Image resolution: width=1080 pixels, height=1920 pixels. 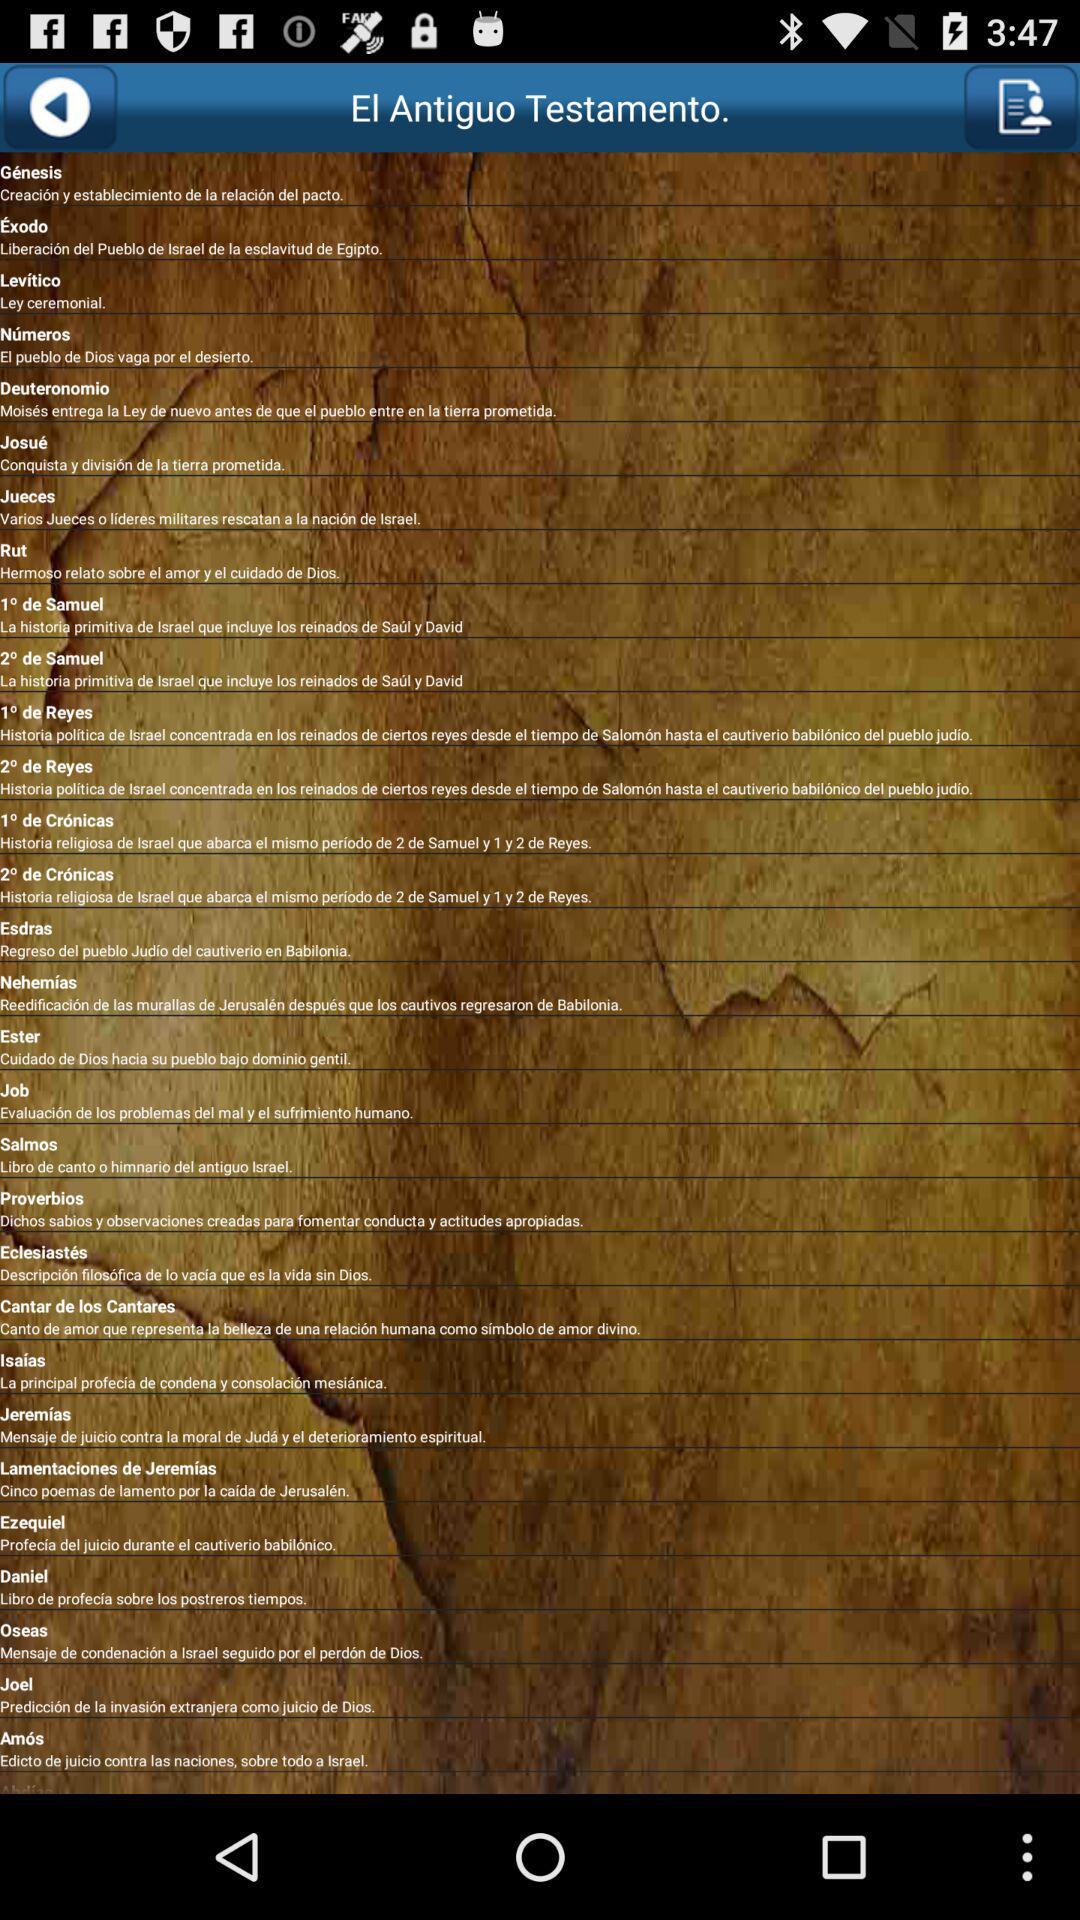 What do you see at coordinates (58, 106) in the screenshot?
I see `app to the left of el antiguo testamento. item` at bounding box center [58, 106].